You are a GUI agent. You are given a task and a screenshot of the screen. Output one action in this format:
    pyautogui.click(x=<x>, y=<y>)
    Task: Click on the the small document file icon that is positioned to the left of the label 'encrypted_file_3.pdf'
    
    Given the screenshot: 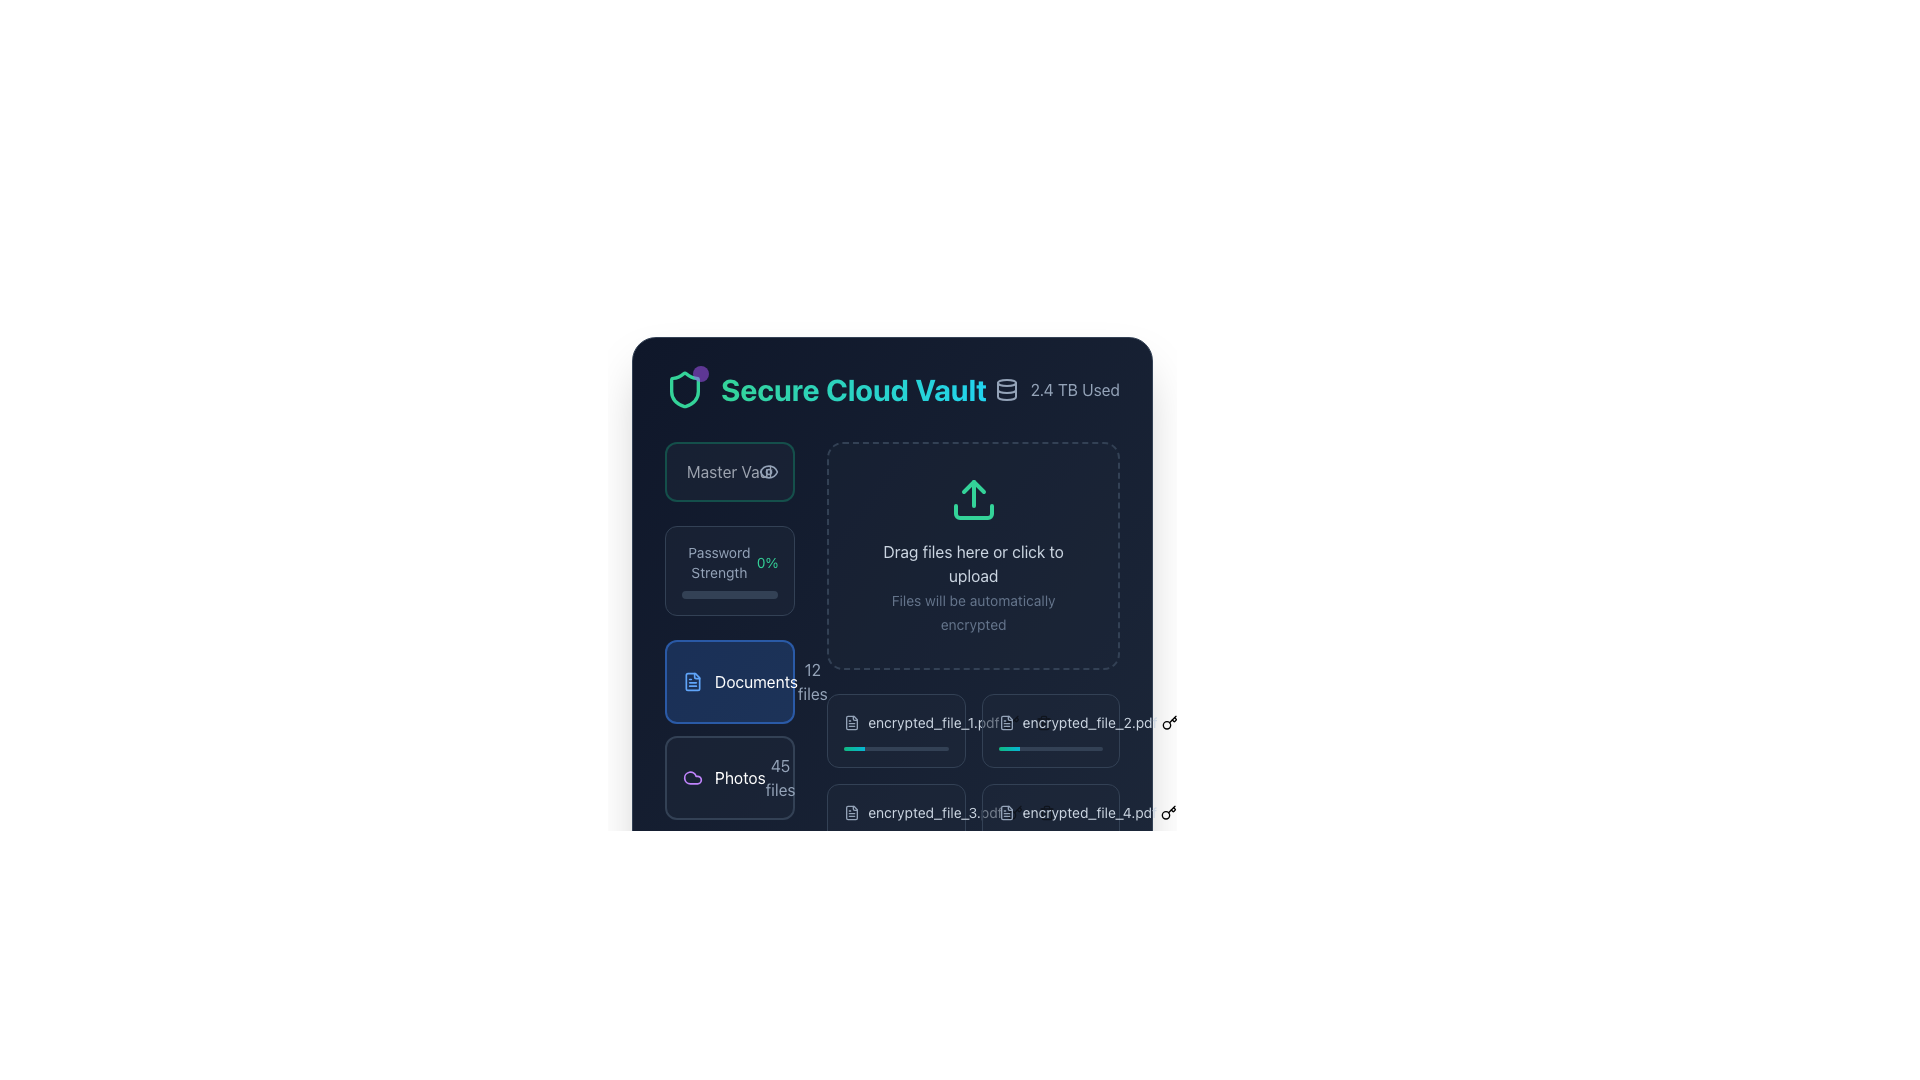 What is the action you would take?
    pyautogui.click(x=852, y=813)
    